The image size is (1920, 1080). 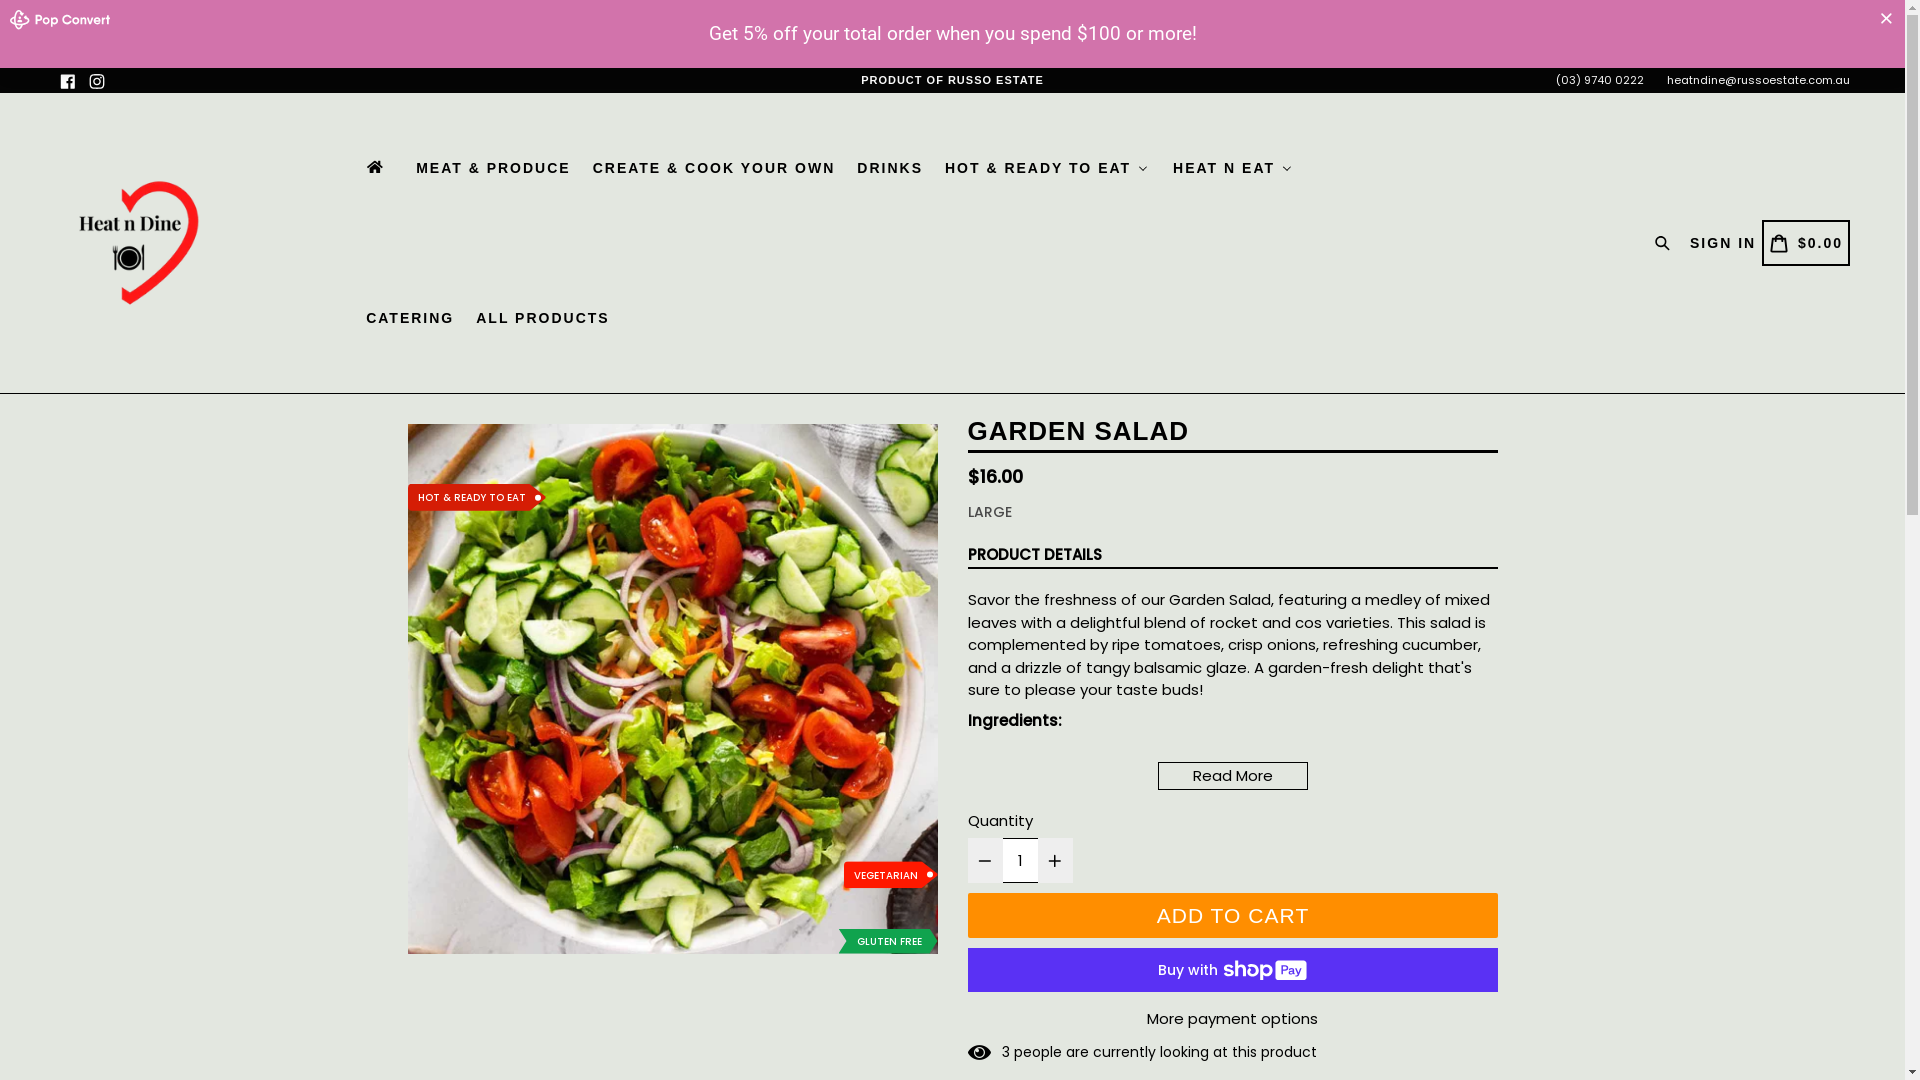 What do you see at coordinates (1232, 774) in the screenshot?
I see `'Read More'` at bounding box center [1232, 774].